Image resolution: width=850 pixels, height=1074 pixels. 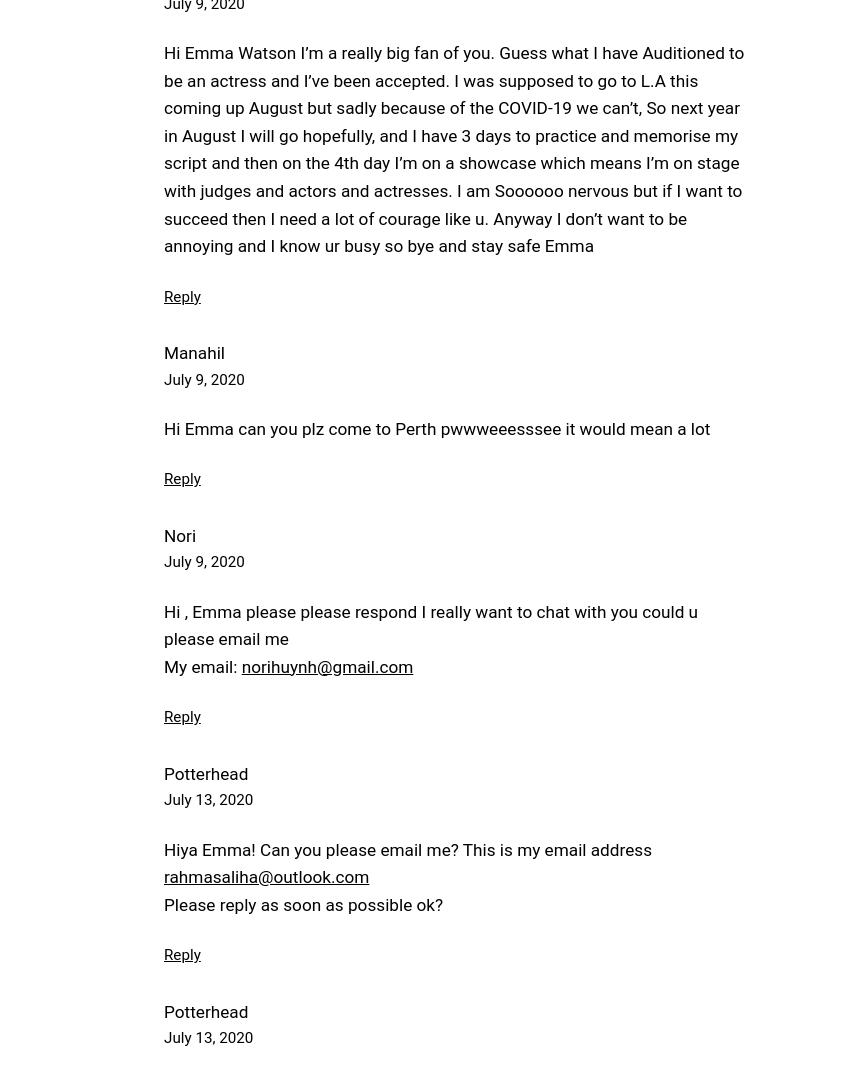 I want to click on 'Hi Emma Watson I’m a really big fan of you. Guess what I have Auditioned to be an actress and I’ve been accepted. I was supposed to go to L.A this coming up August but sadly because of the COVID-19 we can’t, So next year in August I will go hopefully, and I have 3 days to practice and memorise my script and then on the 4th day I’m on a showcase which means I’m on stage with judges and actors and actresses. I am Soooooo nervous but if I want to succeed then I need a lot of courage like u. Anyway I don’t want to be annoying and I know ur busy so bye and stay safe Emma', so click(x=163, y=148).